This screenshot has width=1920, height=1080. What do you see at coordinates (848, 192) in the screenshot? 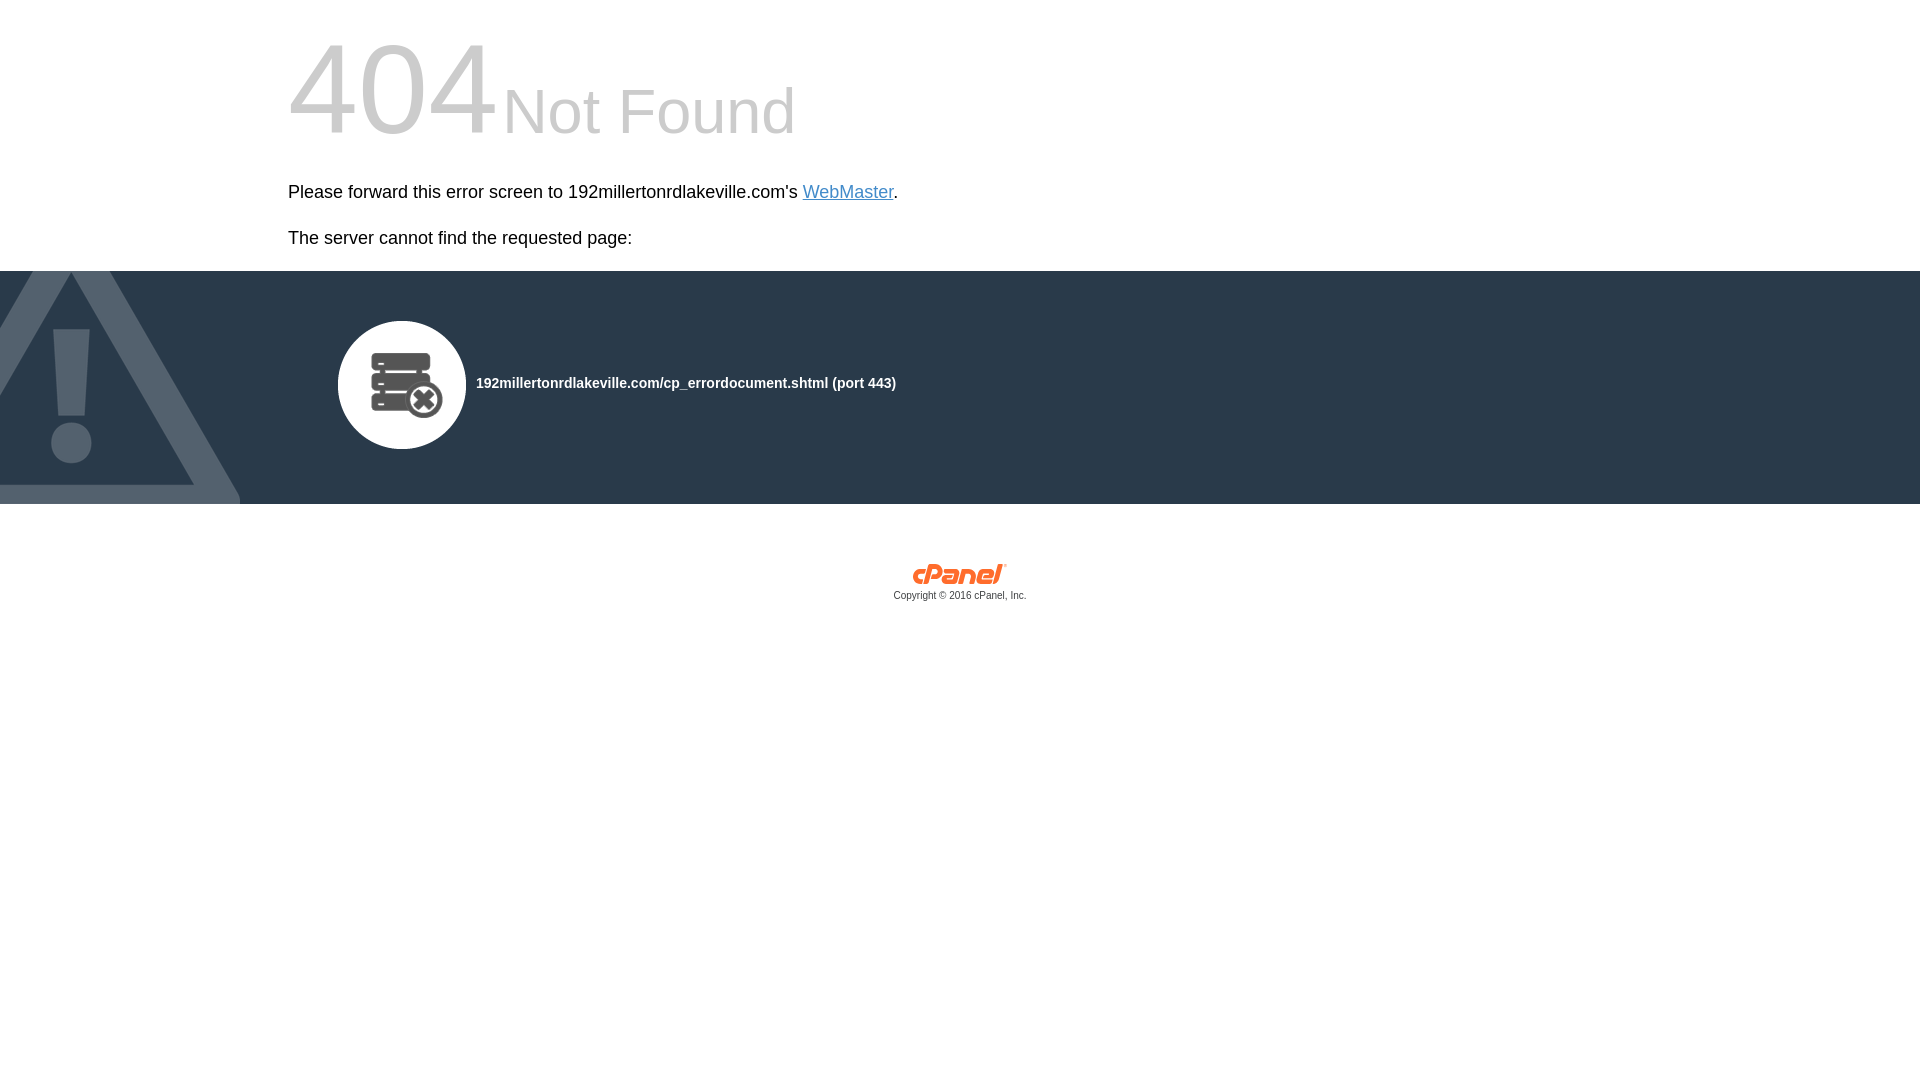
I see `'WebMaster'` at bounding box center [848, 192].